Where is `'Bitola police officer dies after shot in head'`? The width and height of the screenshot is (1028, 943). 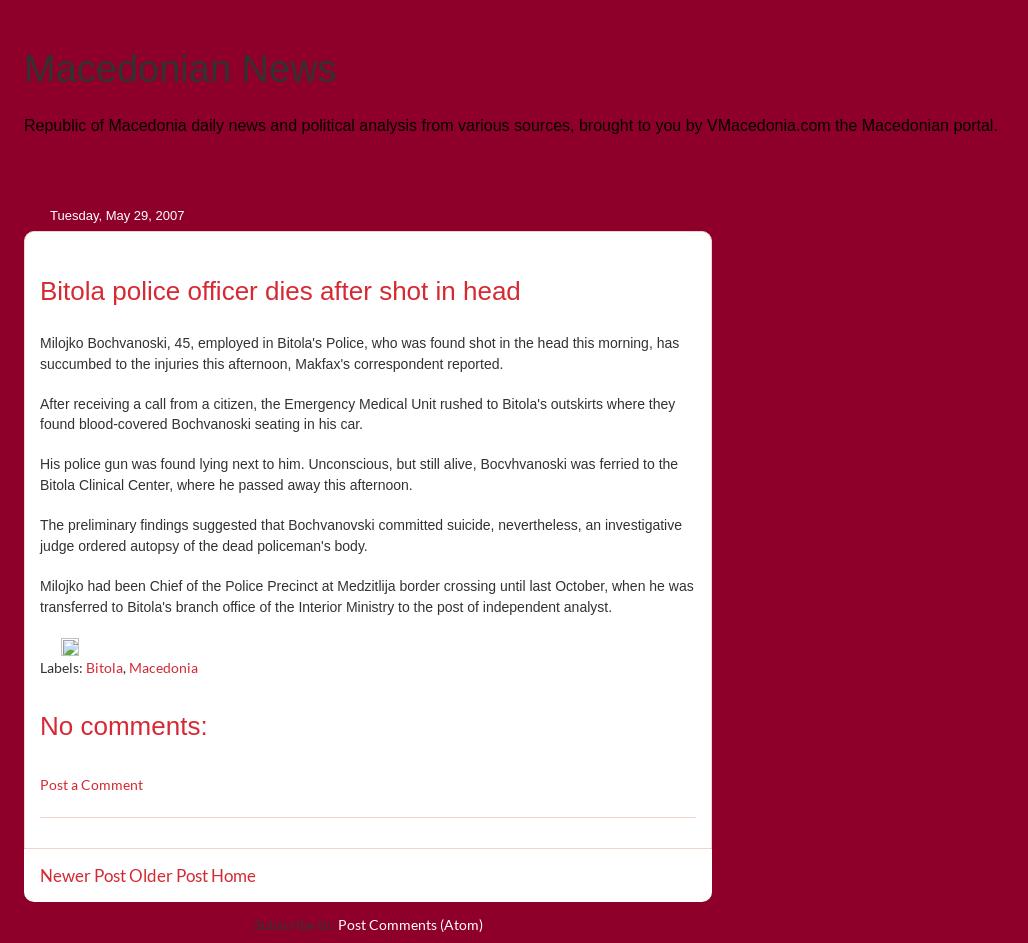
'Bitola police officer dies after shot in head' is located at coordinates (280, 288).